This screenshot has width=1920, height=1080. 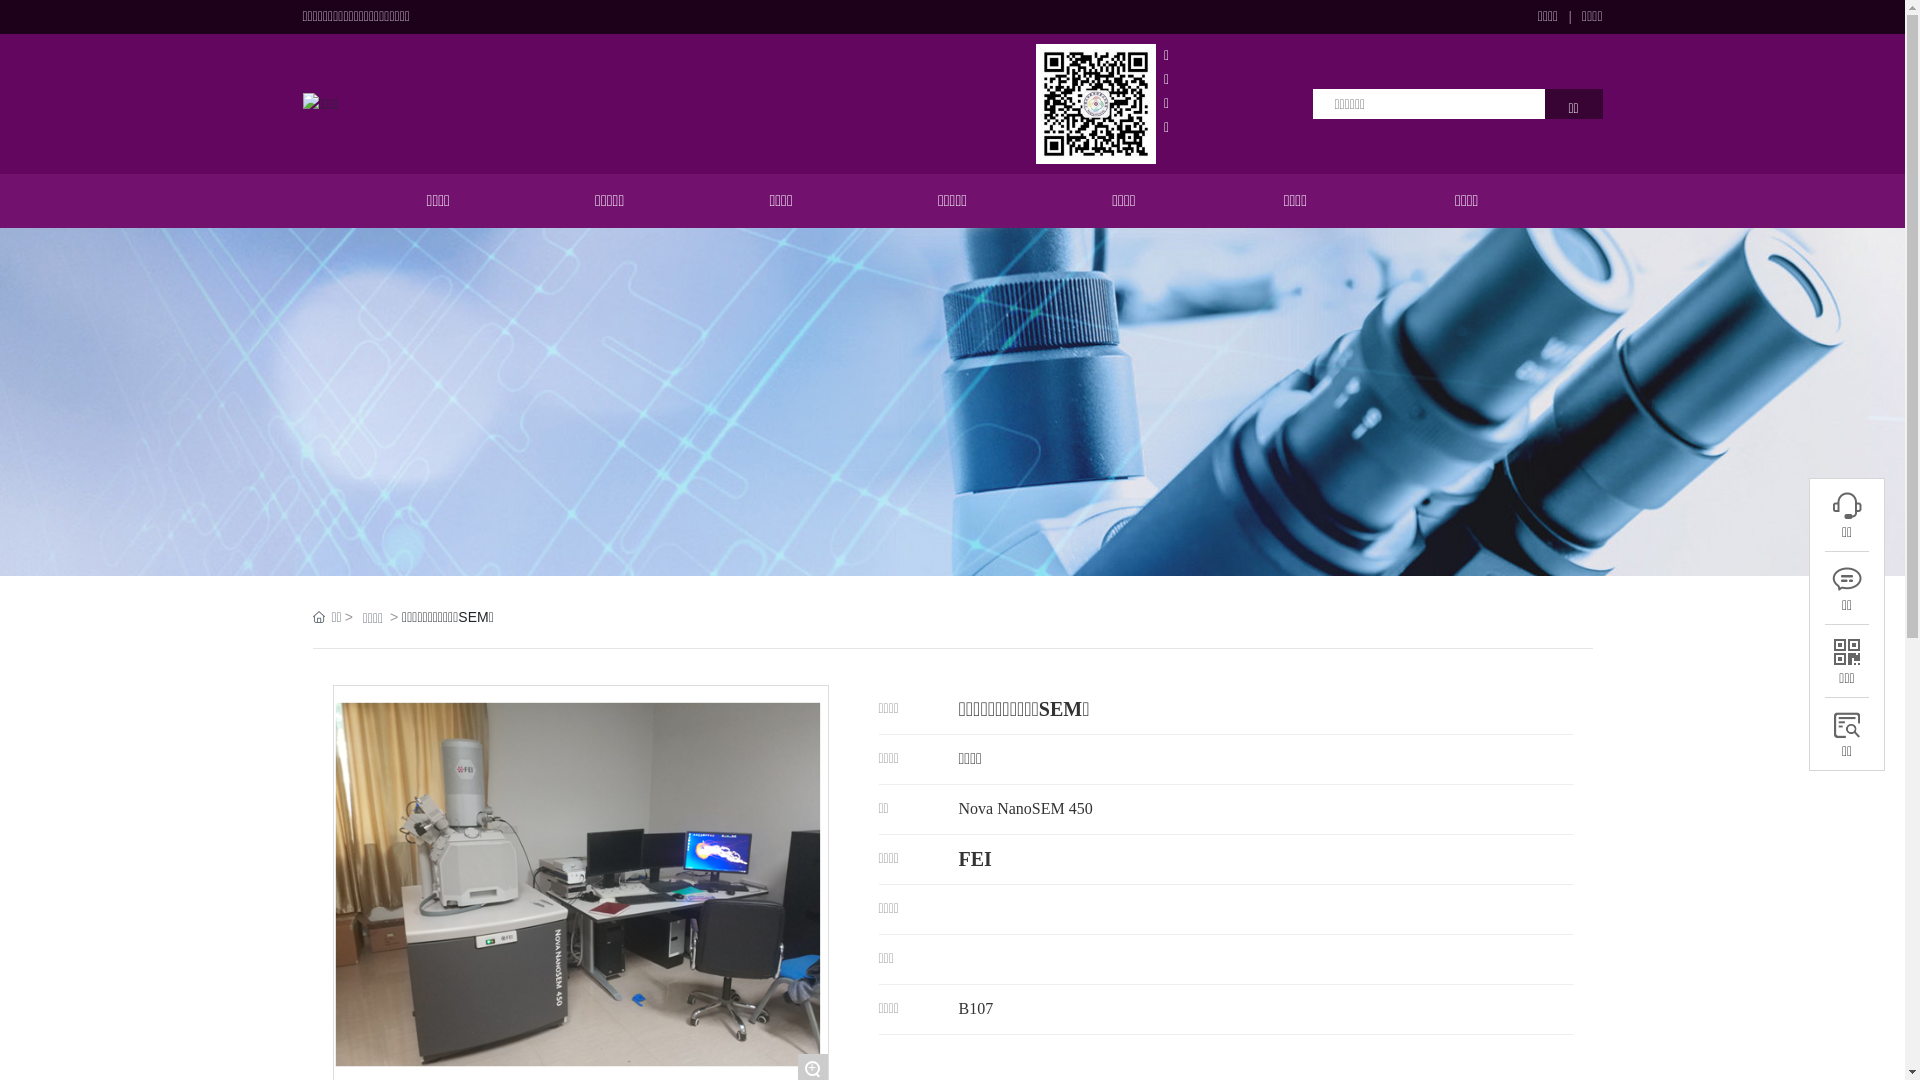 What do you see at coordinates (1846, 578) in the screenshot?
I see `'112'` at bounding box center [1846, 578].